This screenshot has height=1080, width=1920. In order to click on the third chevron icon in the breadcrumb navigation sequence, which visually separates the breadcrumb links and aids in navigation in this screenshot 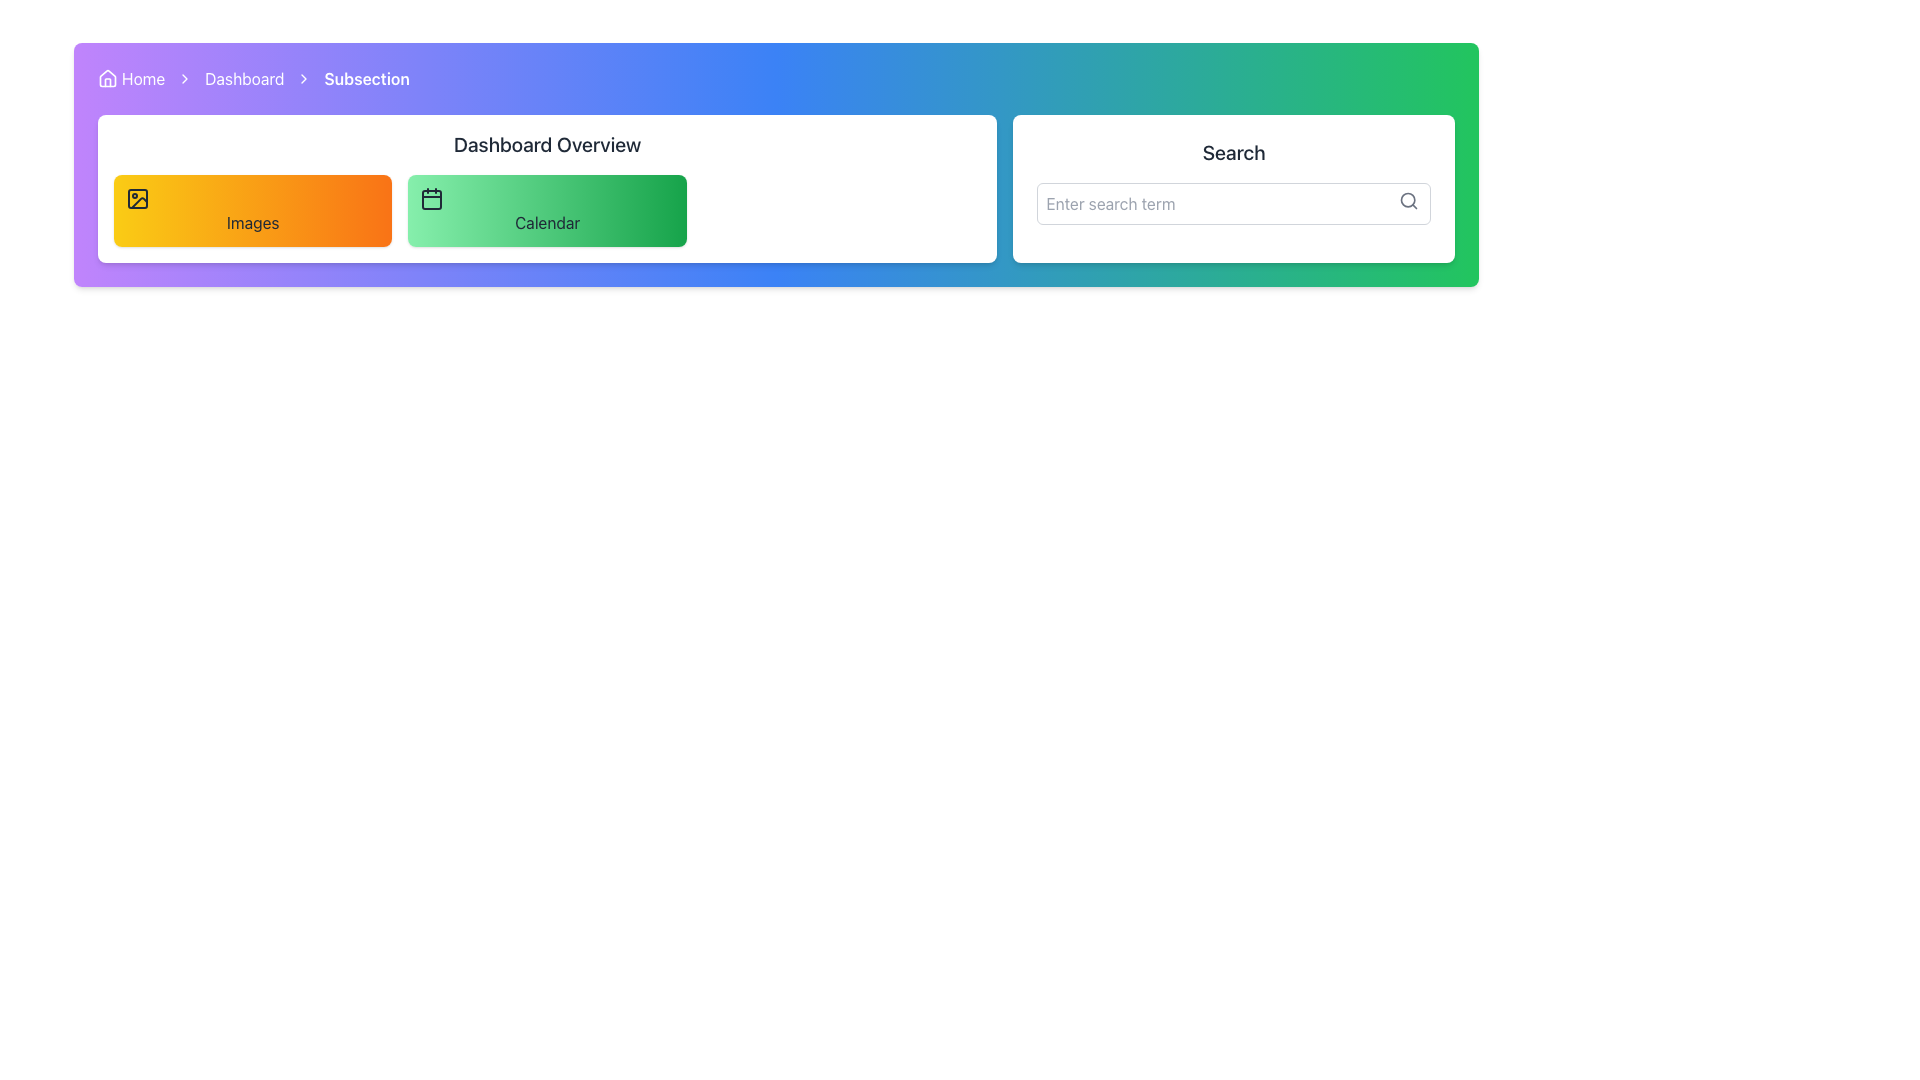, I will do `click(303, 77)`.